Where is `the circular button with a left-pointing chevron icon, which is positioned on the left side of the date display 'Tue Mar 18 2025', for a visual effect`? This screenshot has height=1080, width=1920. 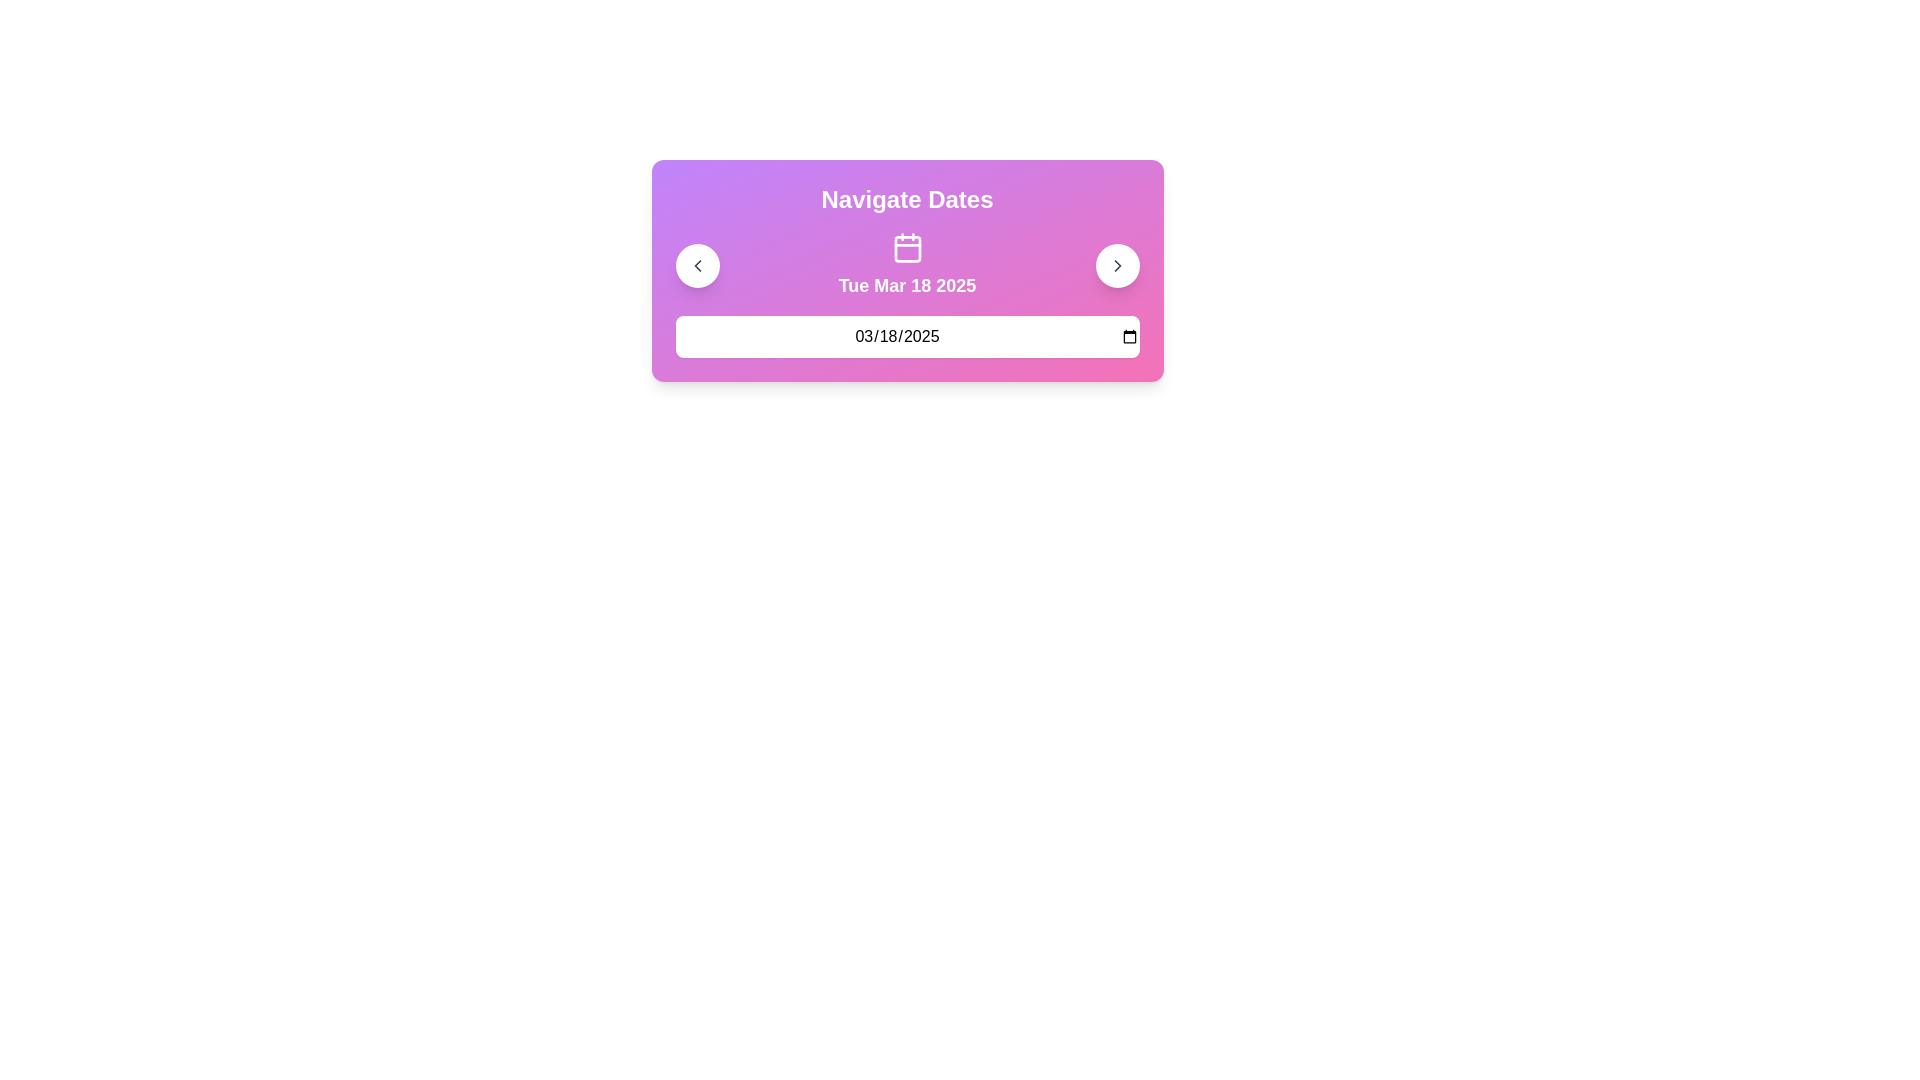
the circular button with a left-pointing chevron icon, which is positioned on the left side of the date display 'Tue Mar 18 2025', for a visual effect is located at coordinates (697, 265).